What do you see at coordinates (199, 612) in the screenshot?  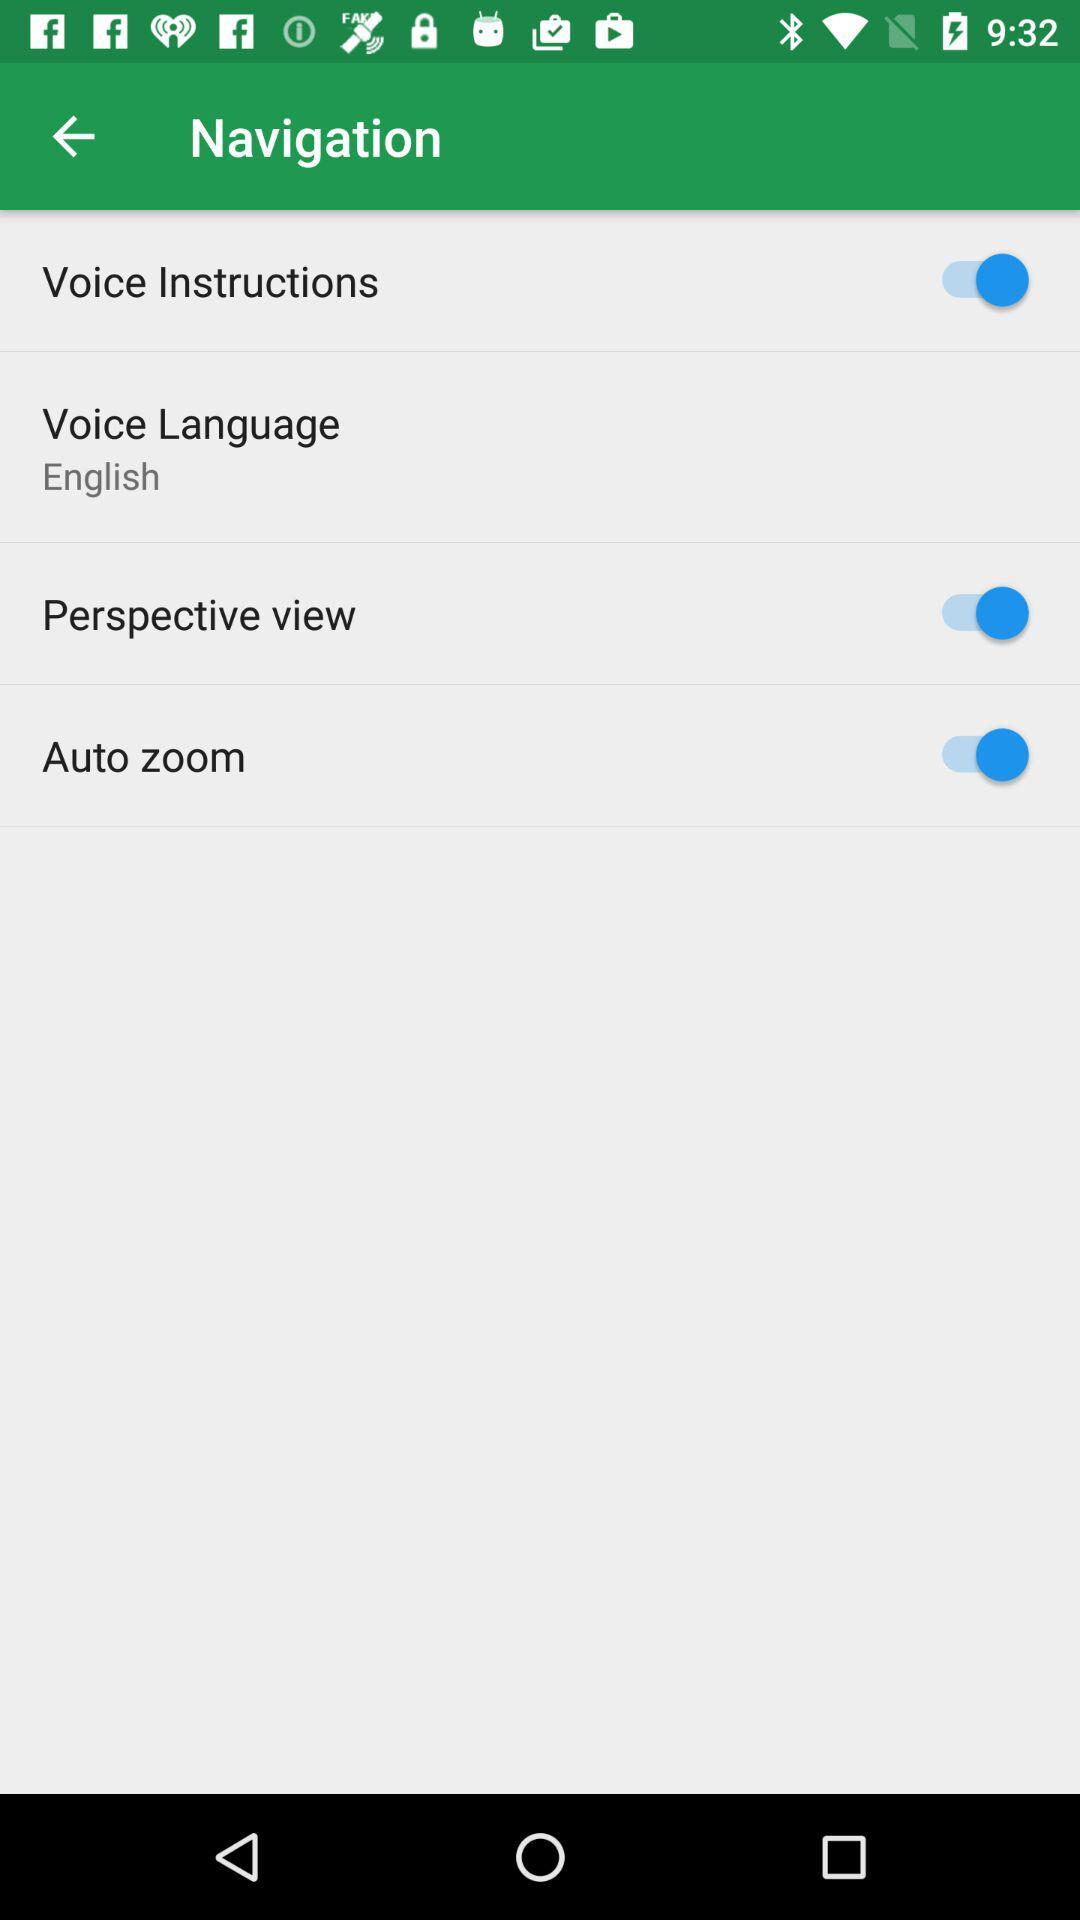 I see `the perspective view` at bounding box center [199, 612].